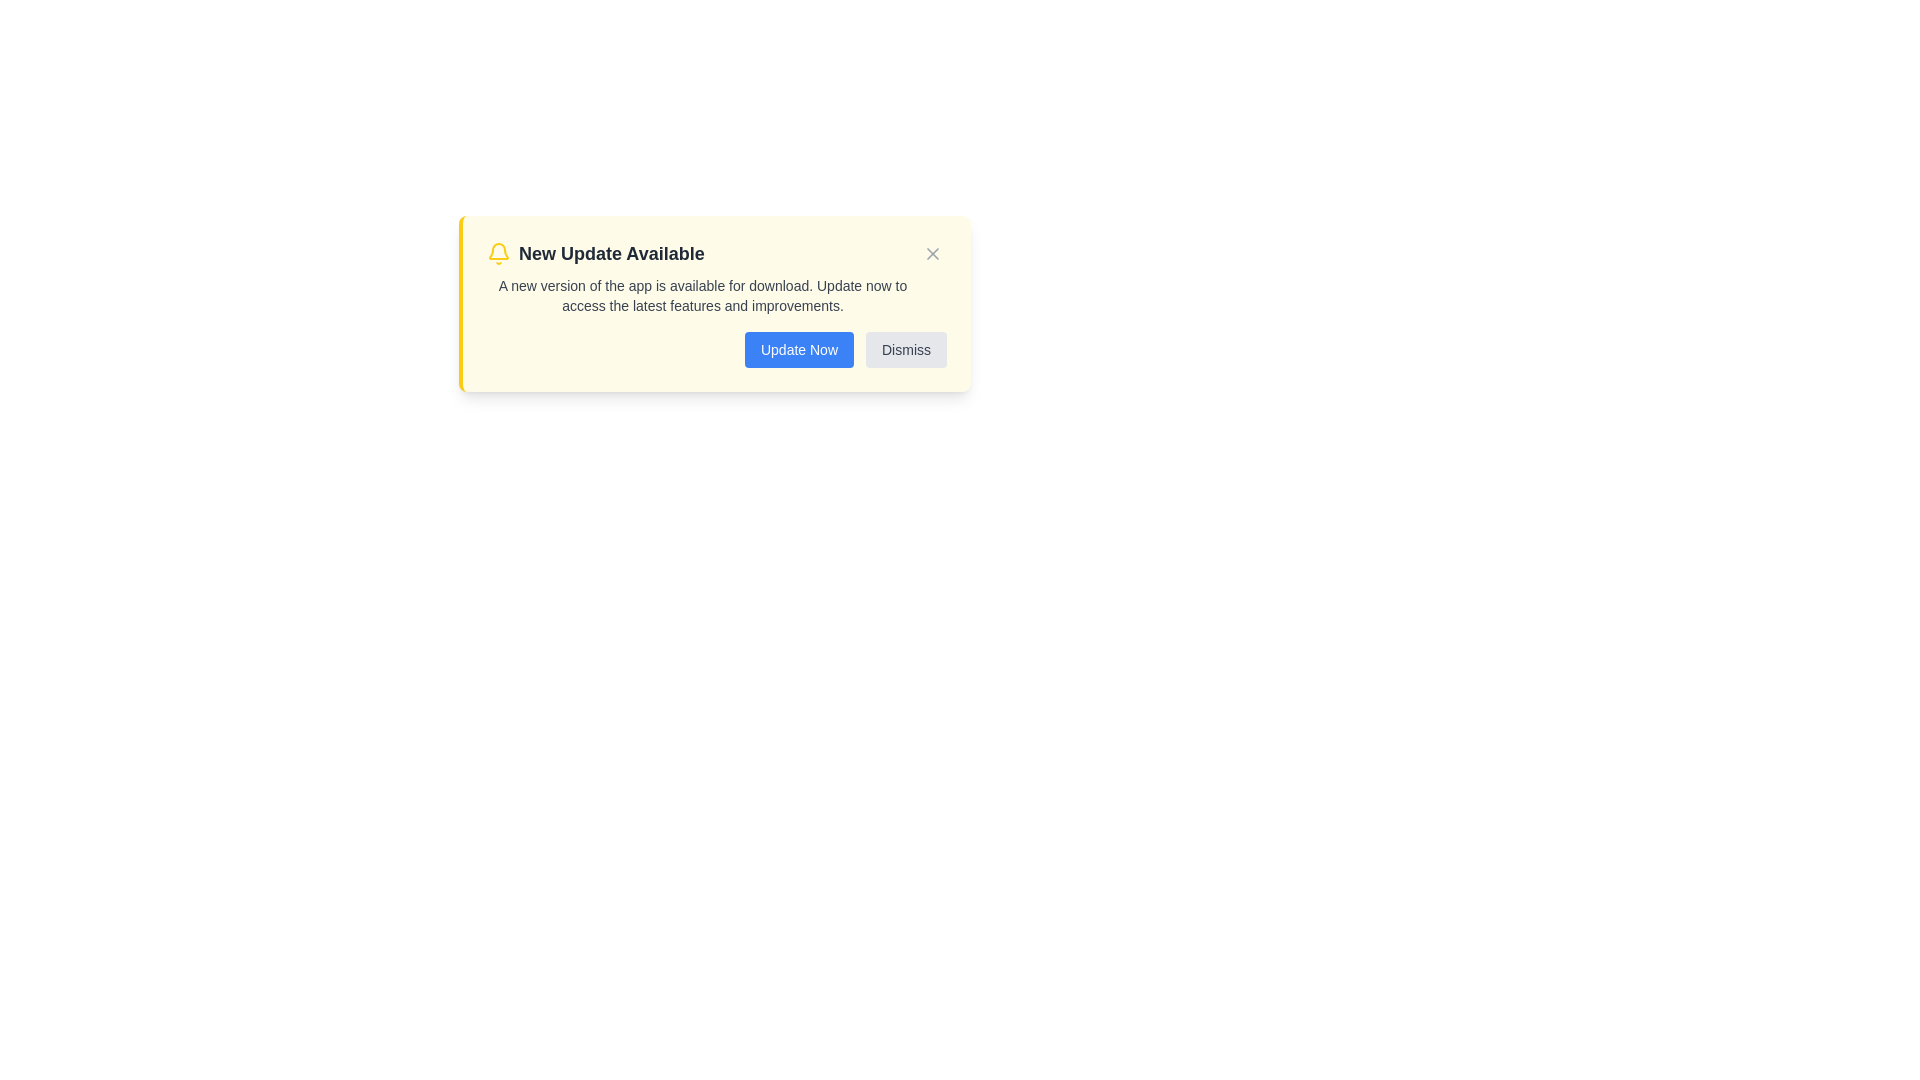 Image resolution: width=1920 pixels, height=1080 pixels. Describe the element at coordinates (931, 253) in the screenshot. I see `the close button located at its center` at that location.